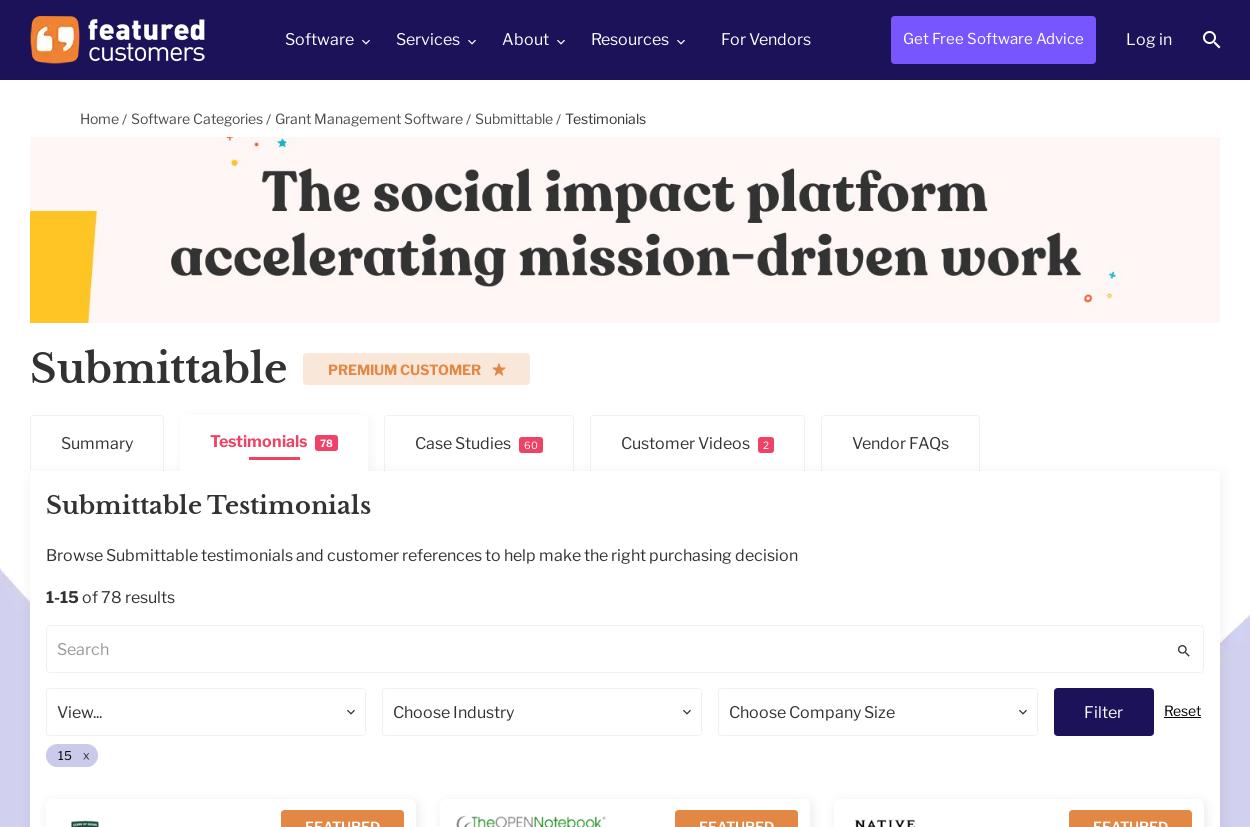  Describe the element at coordinates (630, 37) in the screenshot. I see `'Resources'` at that location.